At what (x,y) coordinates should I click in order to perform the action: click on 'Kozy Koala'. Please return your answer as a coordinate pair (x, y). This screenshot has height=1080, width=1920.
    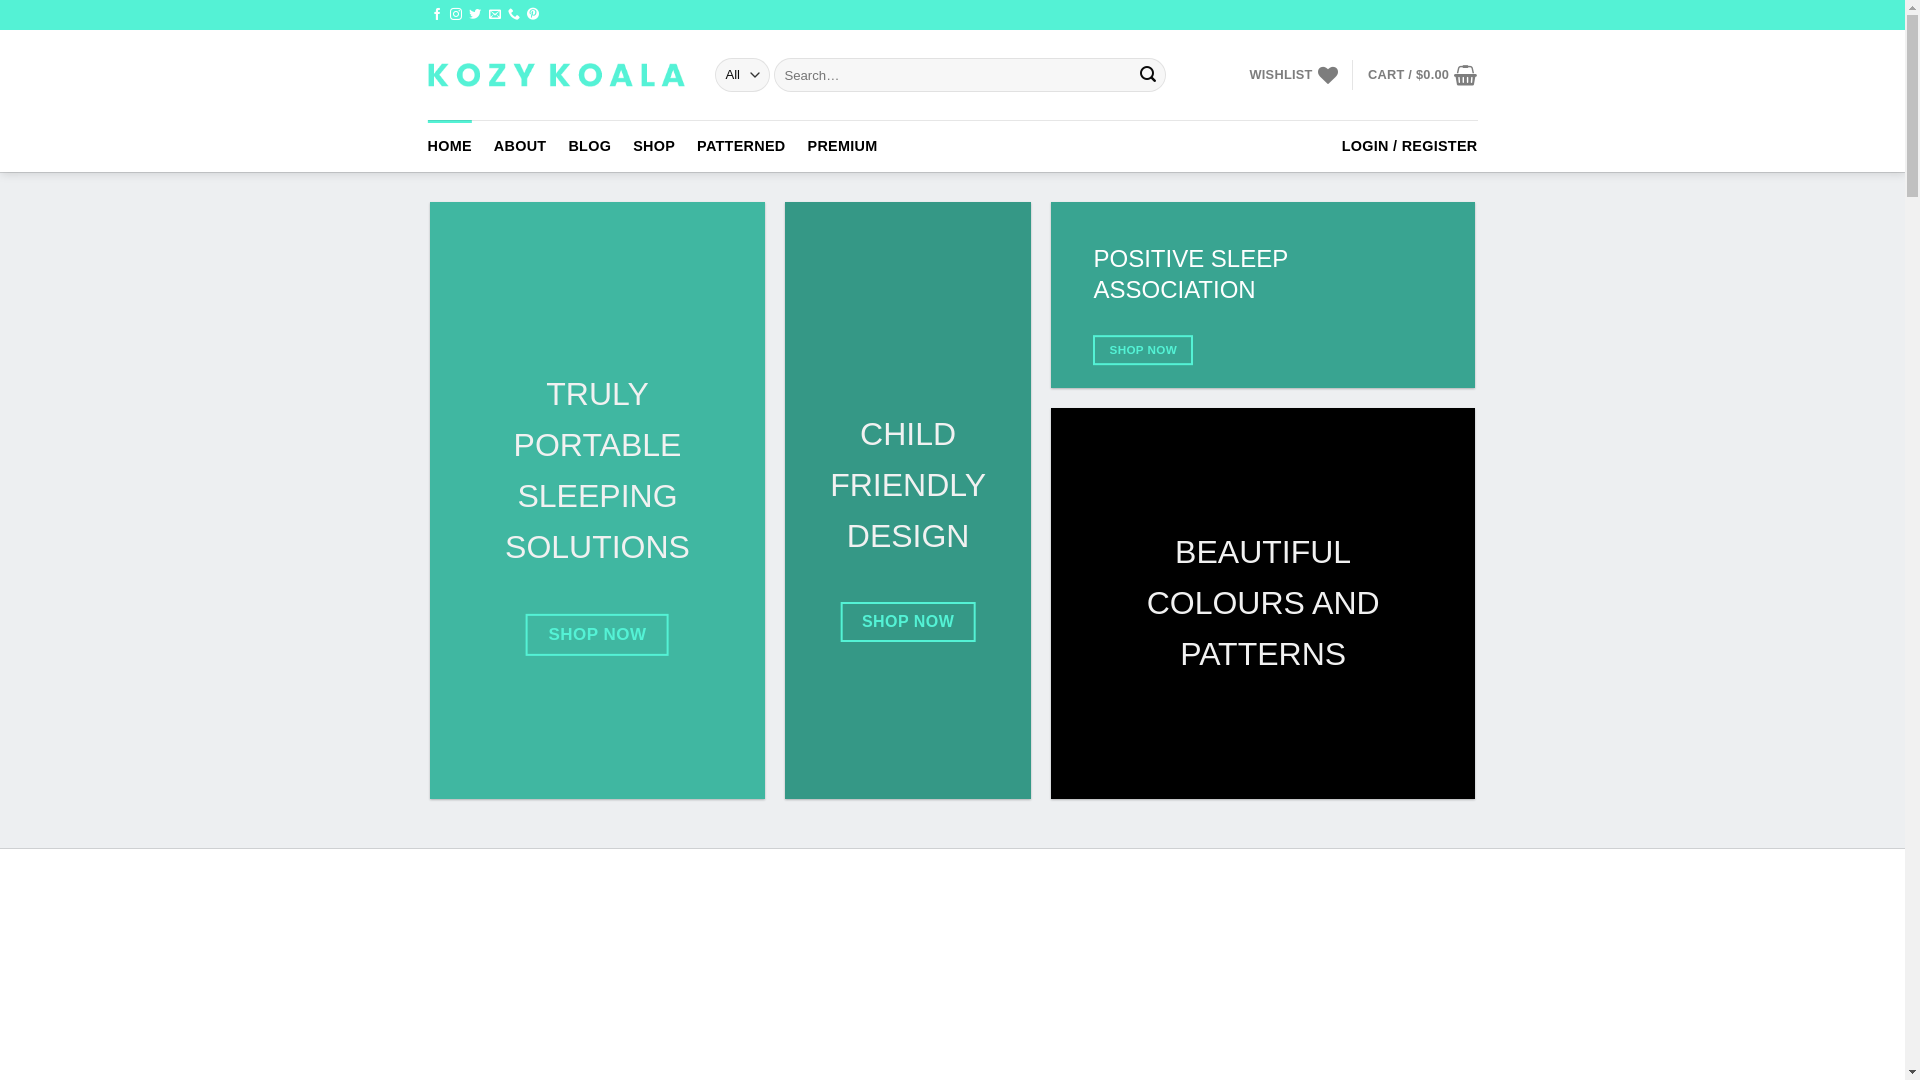
    Looking at the image, I should click on (556, 73).